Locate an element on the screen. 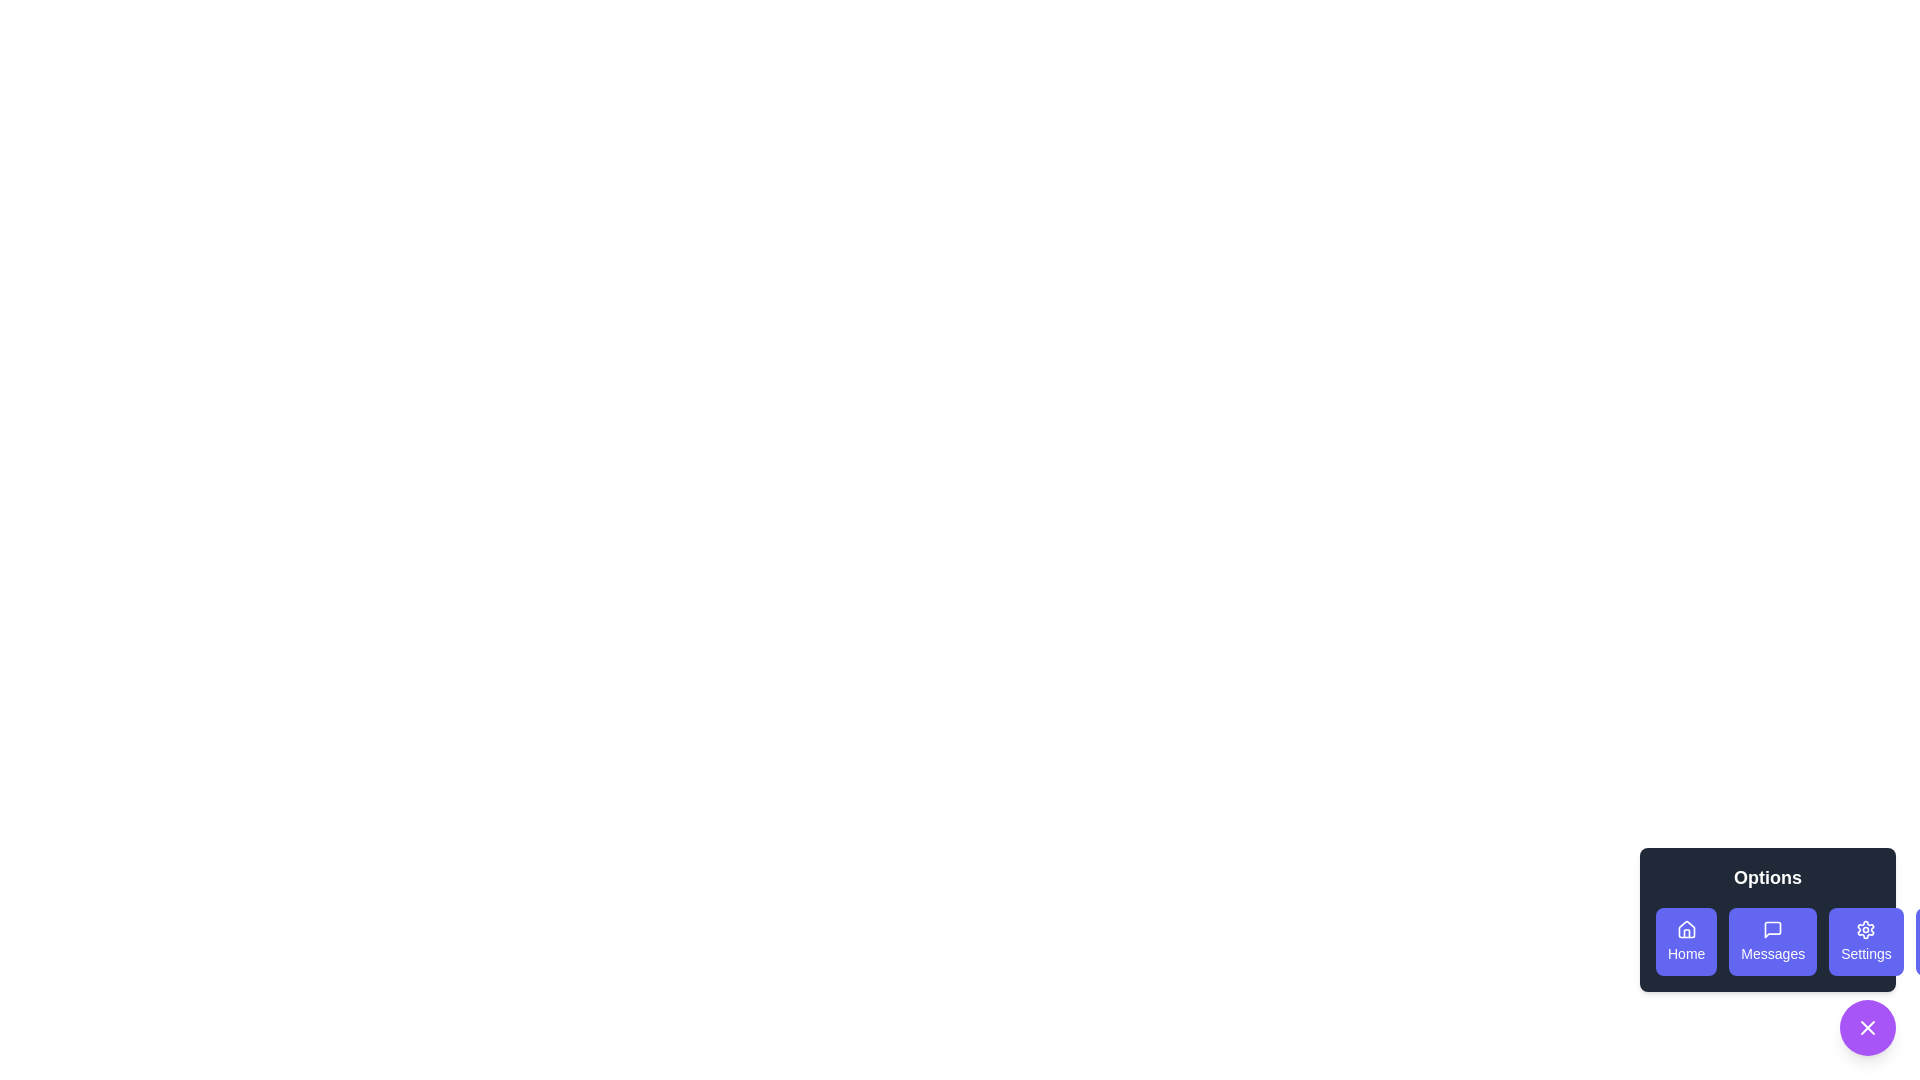 The width and height of the screenshot is (1920, 1080). the purple circular close icon button located at the bottom-right of the interface is located at coordinates (1866, 1028).